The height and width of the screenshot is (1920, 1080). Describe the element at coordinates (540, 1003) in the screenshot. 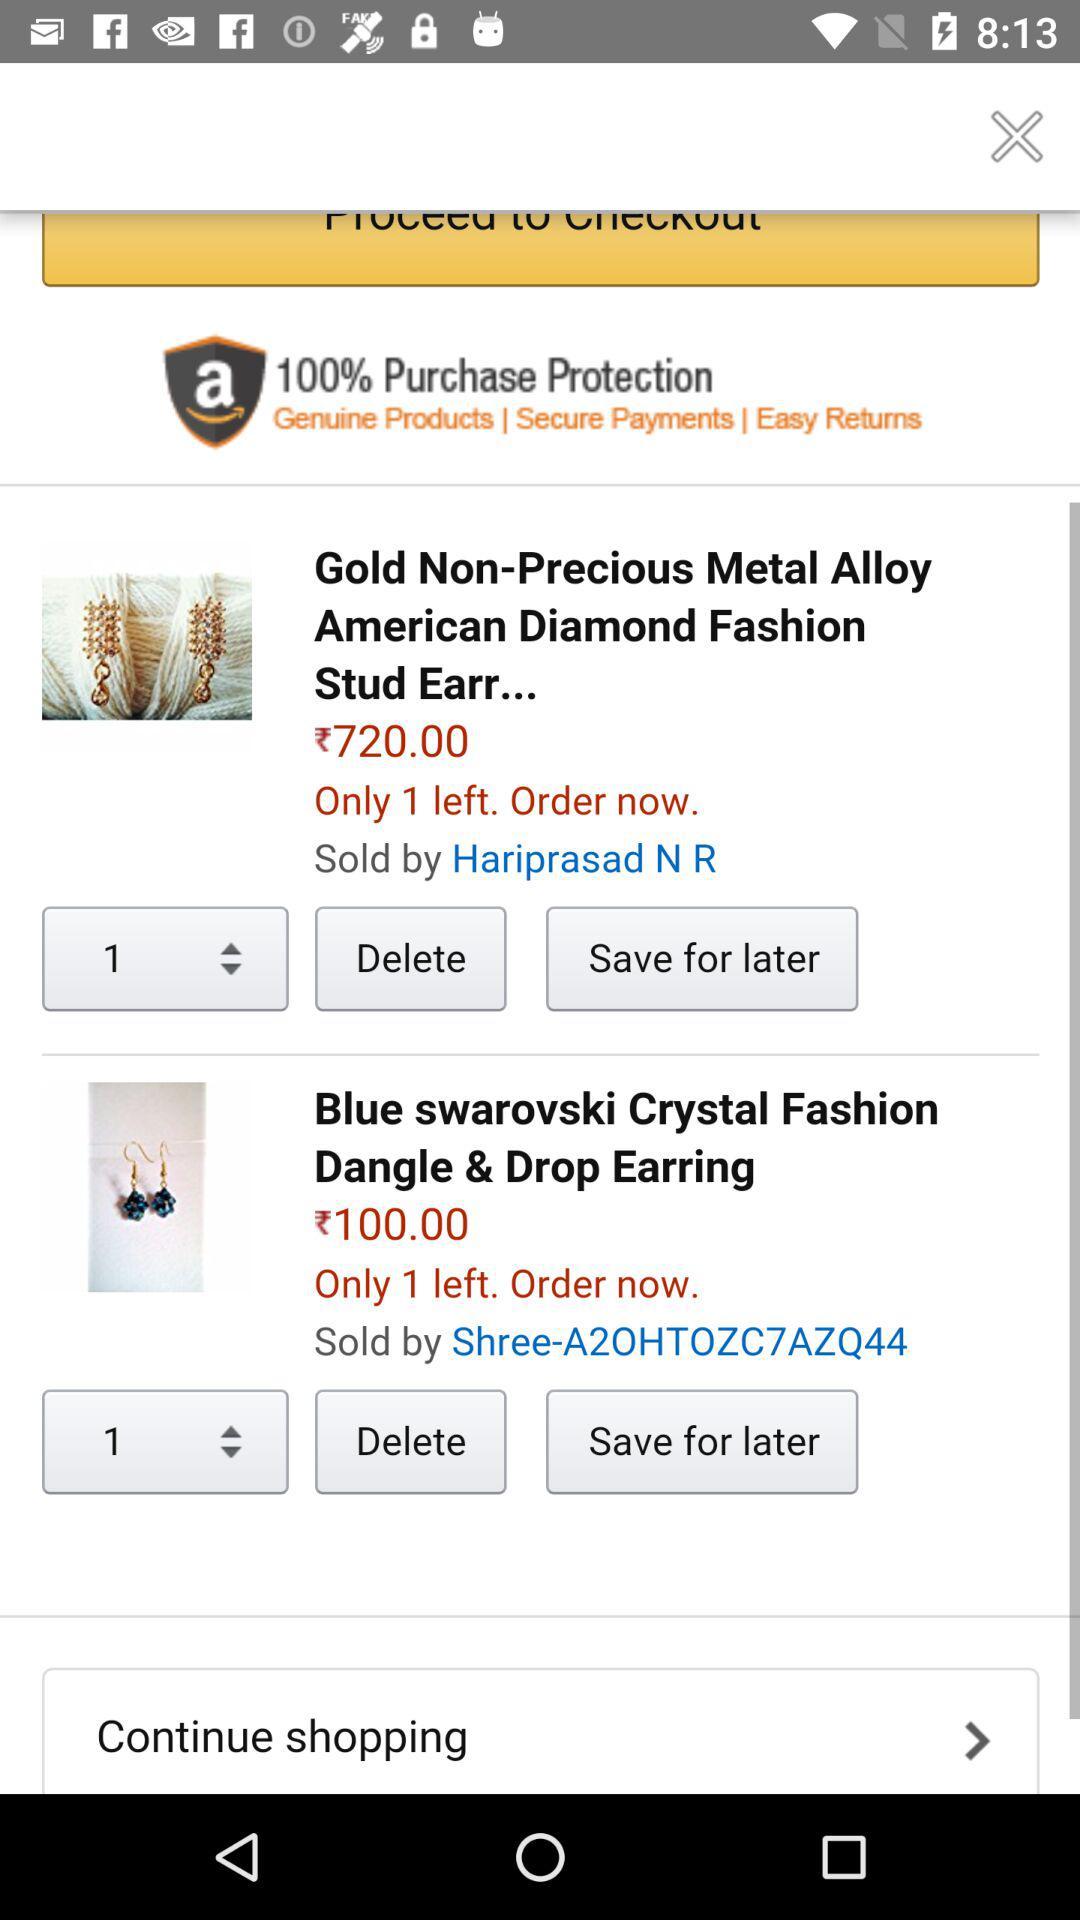

I see `show the products` at that location.